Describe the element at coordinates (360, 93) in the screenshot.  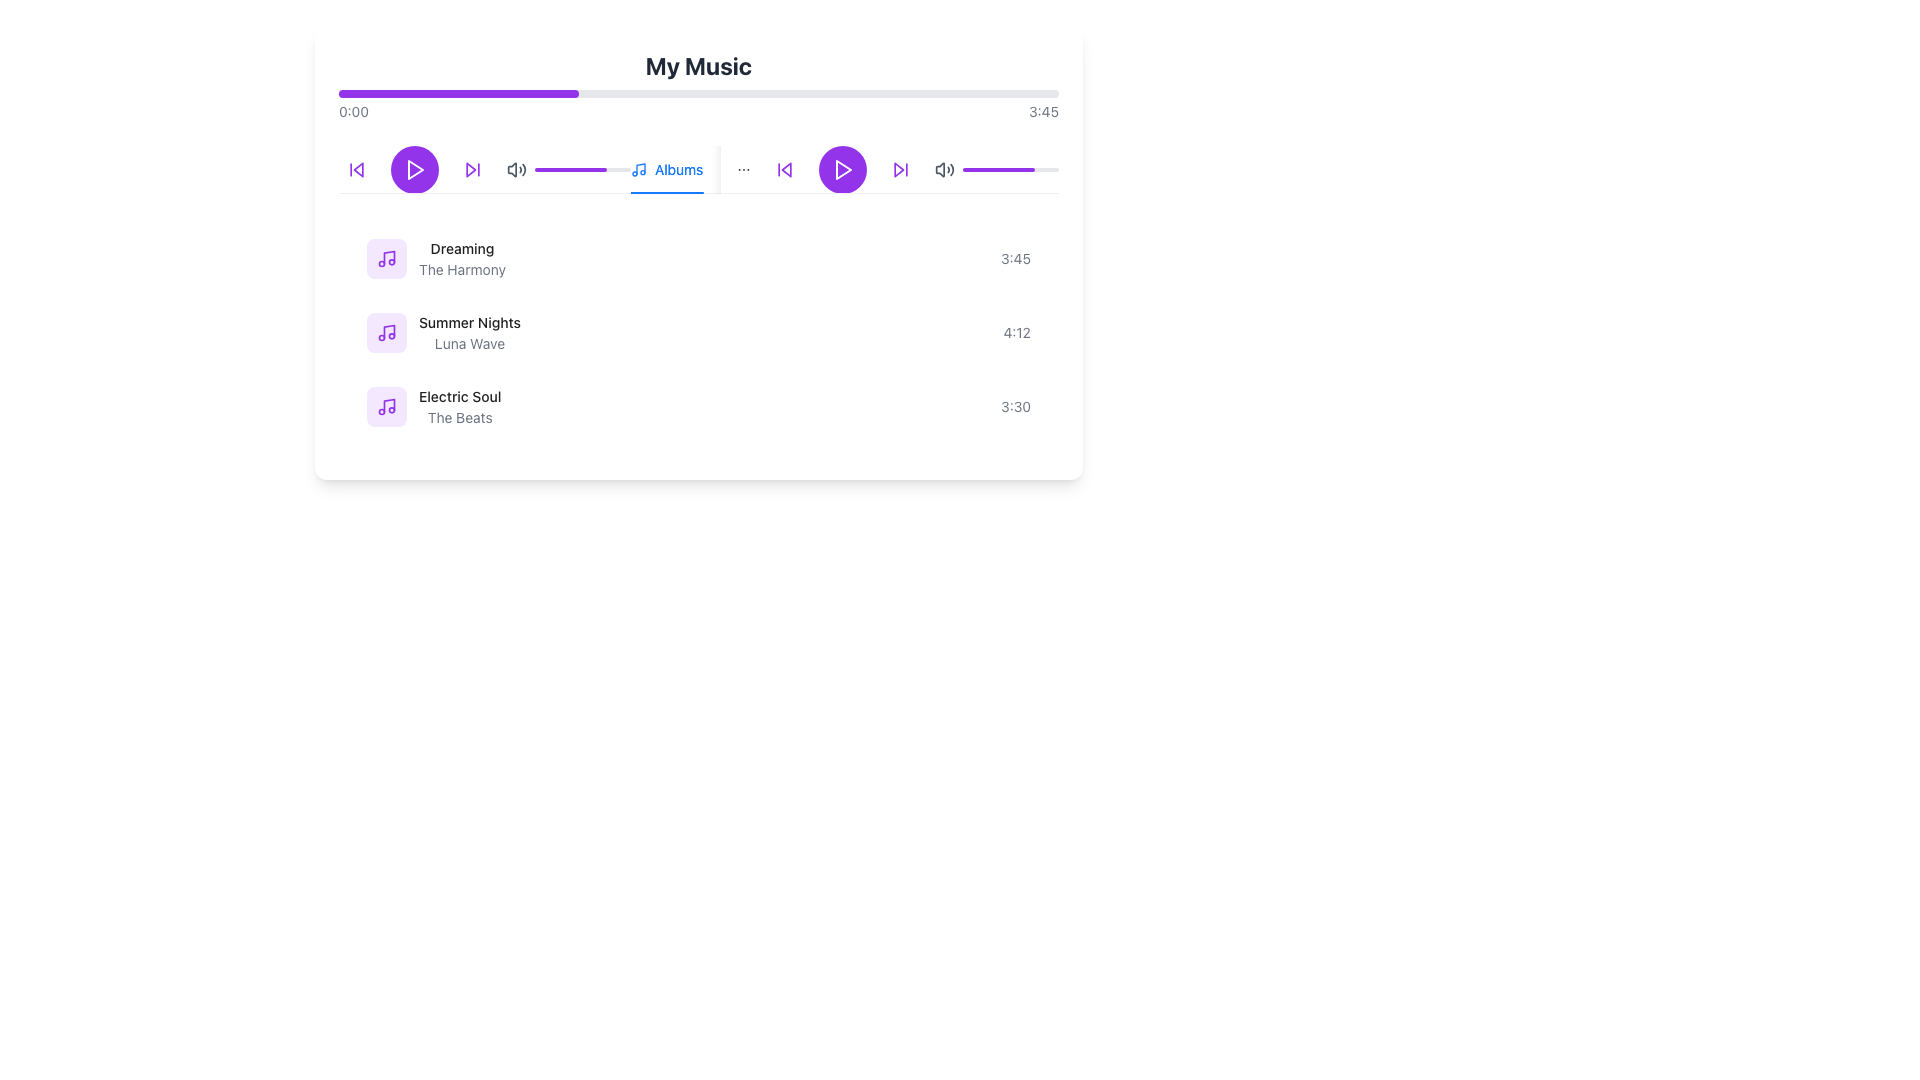
I see `the media progress` at that location.